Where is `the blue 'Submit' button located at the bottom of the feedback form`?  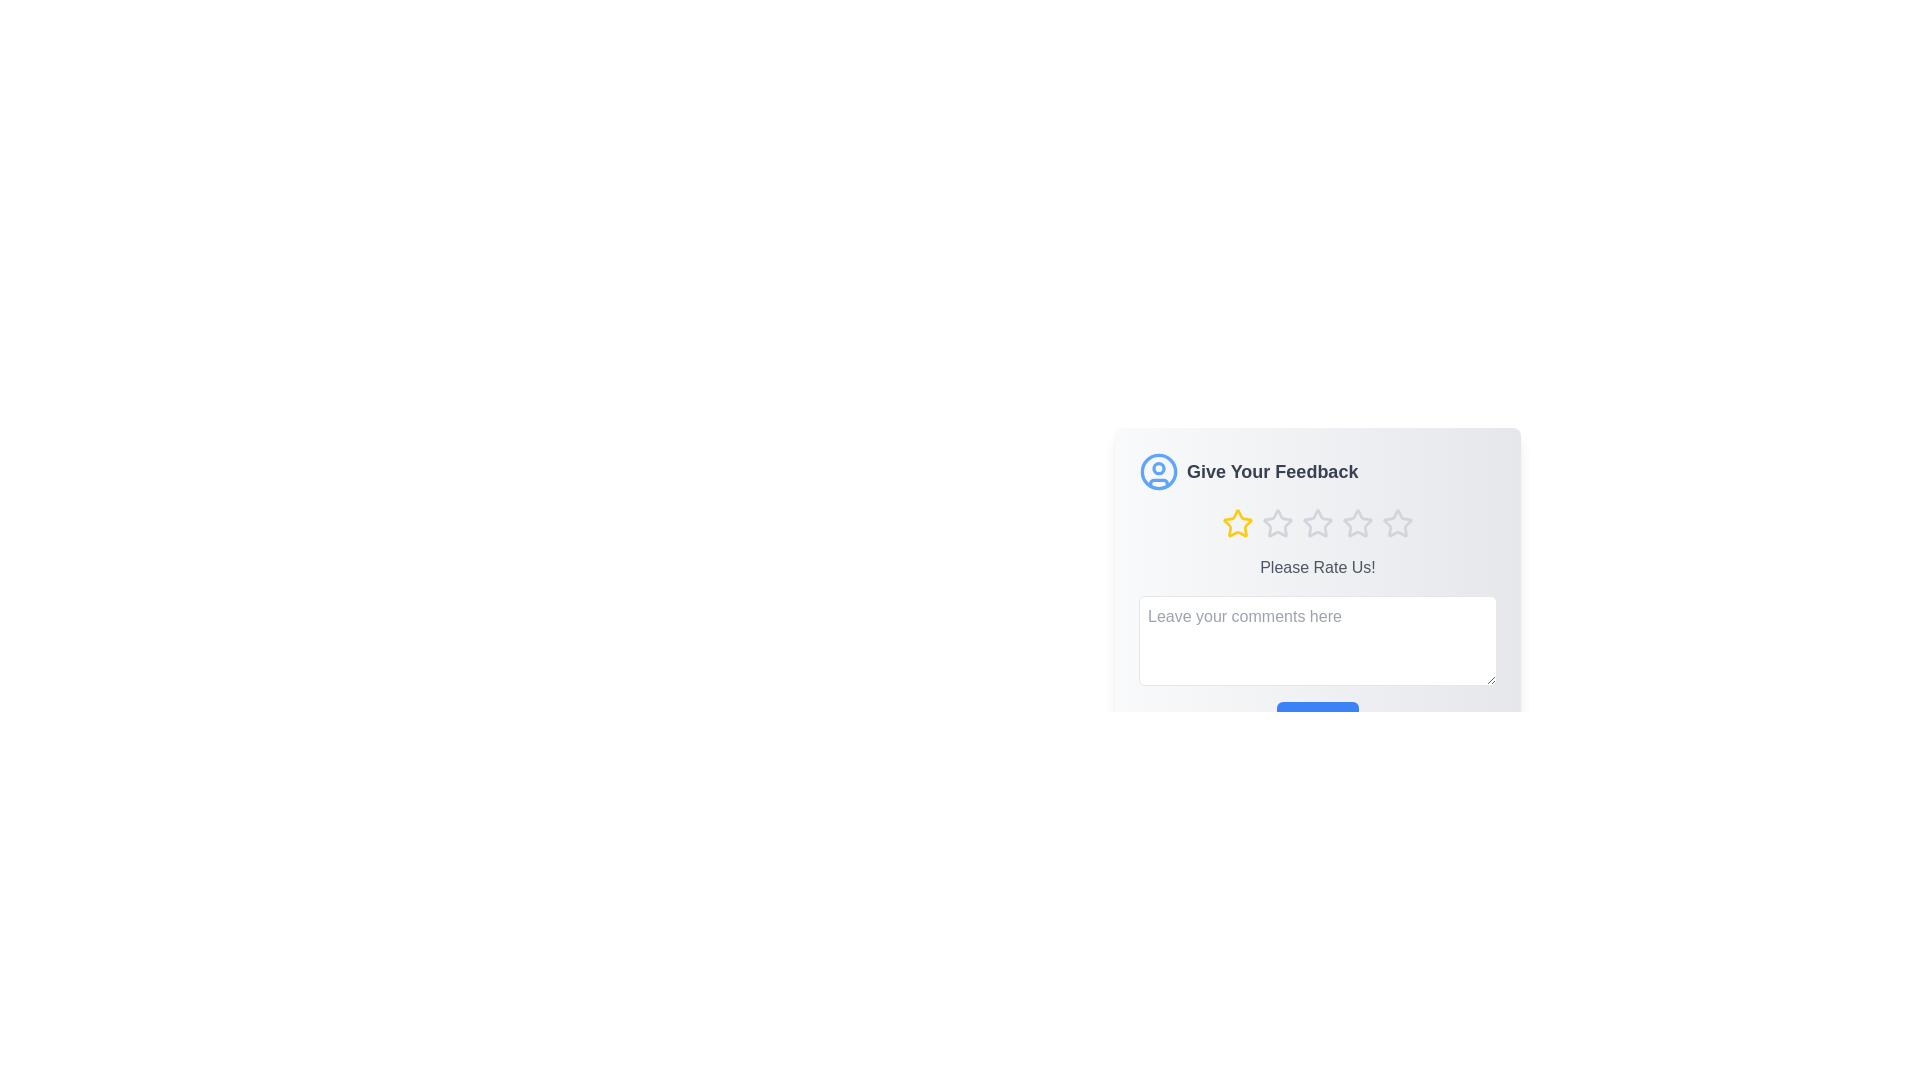
the blue 'Submit' button located at the bottom of the feedback form is located at coordinates (1318, 721).